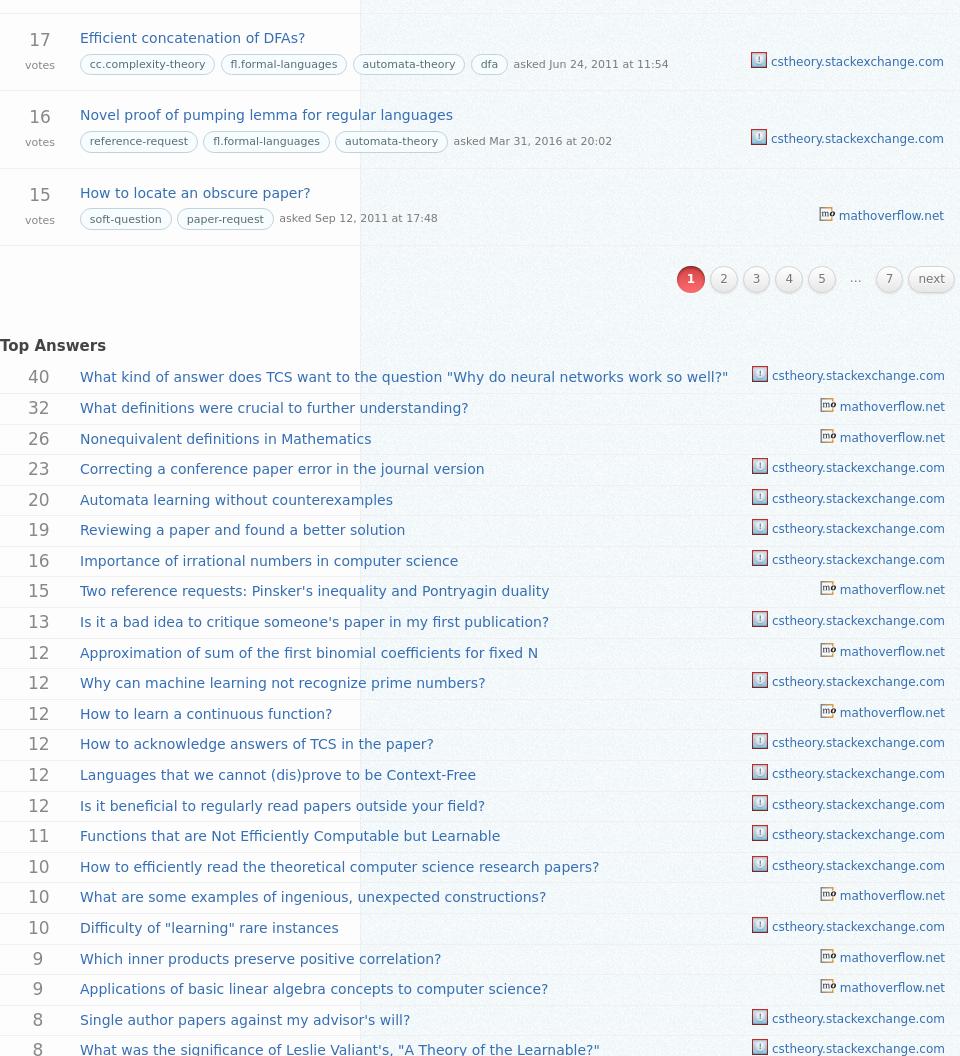  Describe the element at coordinates (241, 530) in the screenshot. I see `'Reviewing a paper and found a better solution'` at that location.